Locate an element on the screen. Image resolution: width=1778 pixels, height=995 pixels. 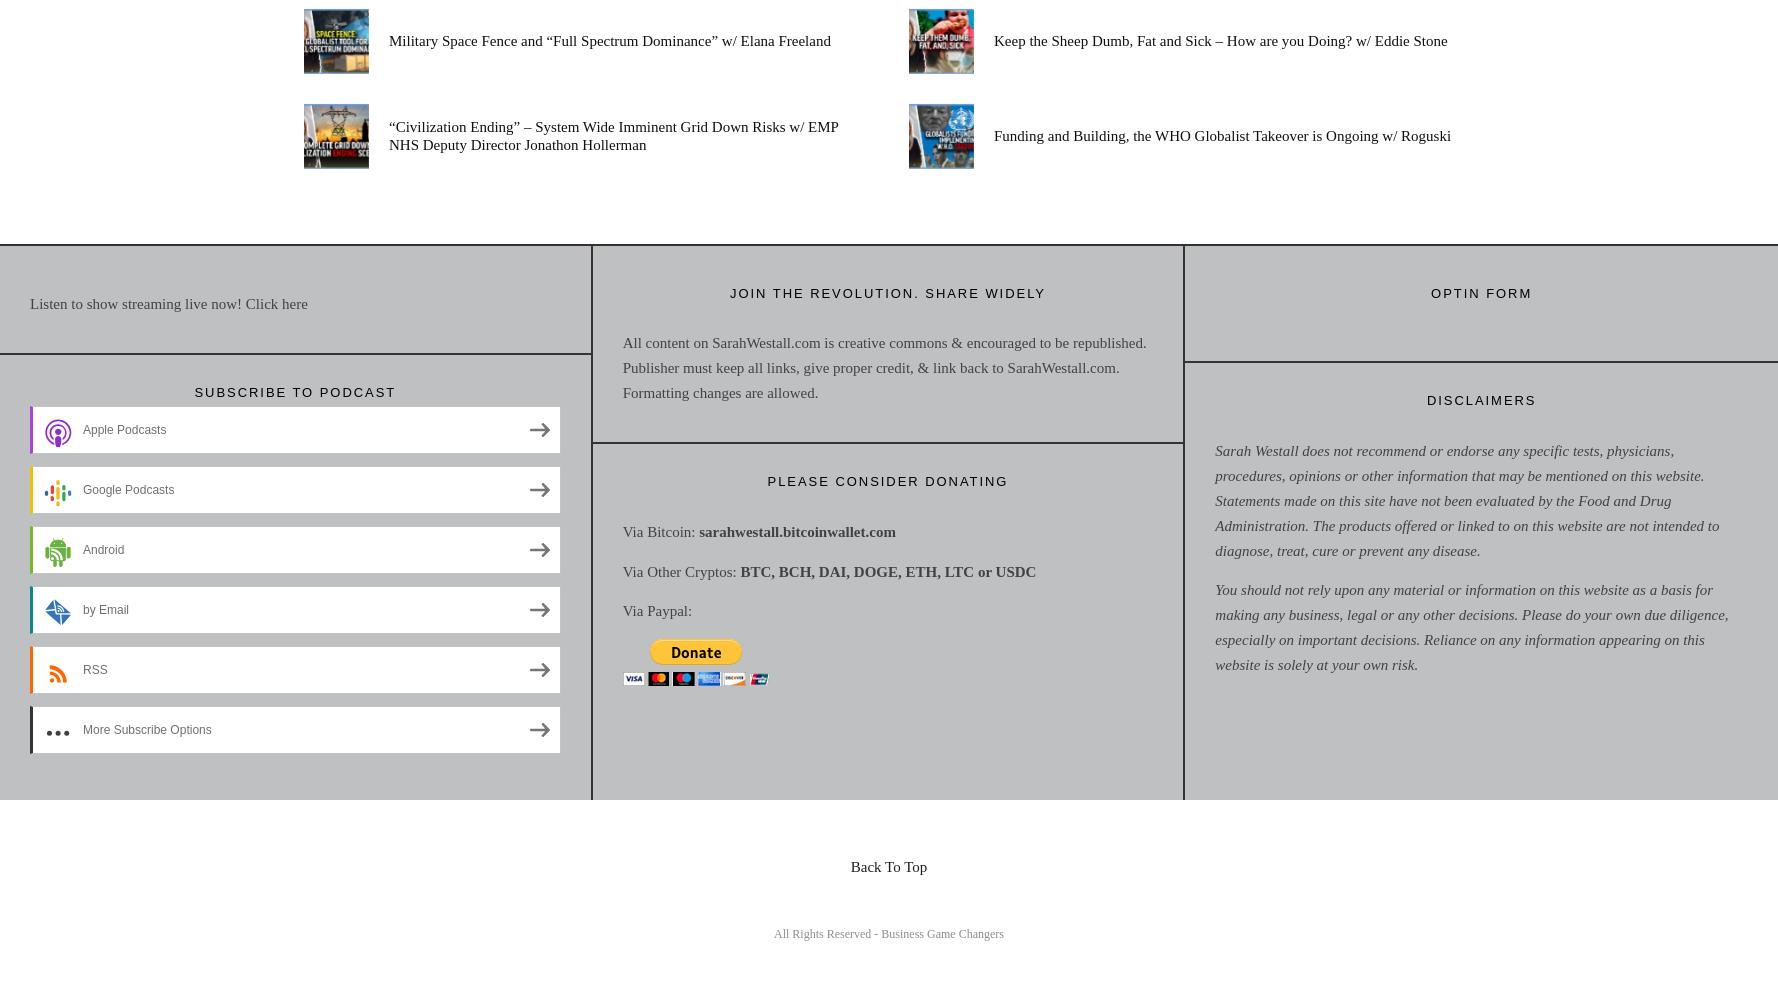
'“Civilization Ending” – System Wide Imminent Grid Down Risks w/ EMP NHS Deputy Director Jonathon Hollerman' is located at coordinates (389, 135).